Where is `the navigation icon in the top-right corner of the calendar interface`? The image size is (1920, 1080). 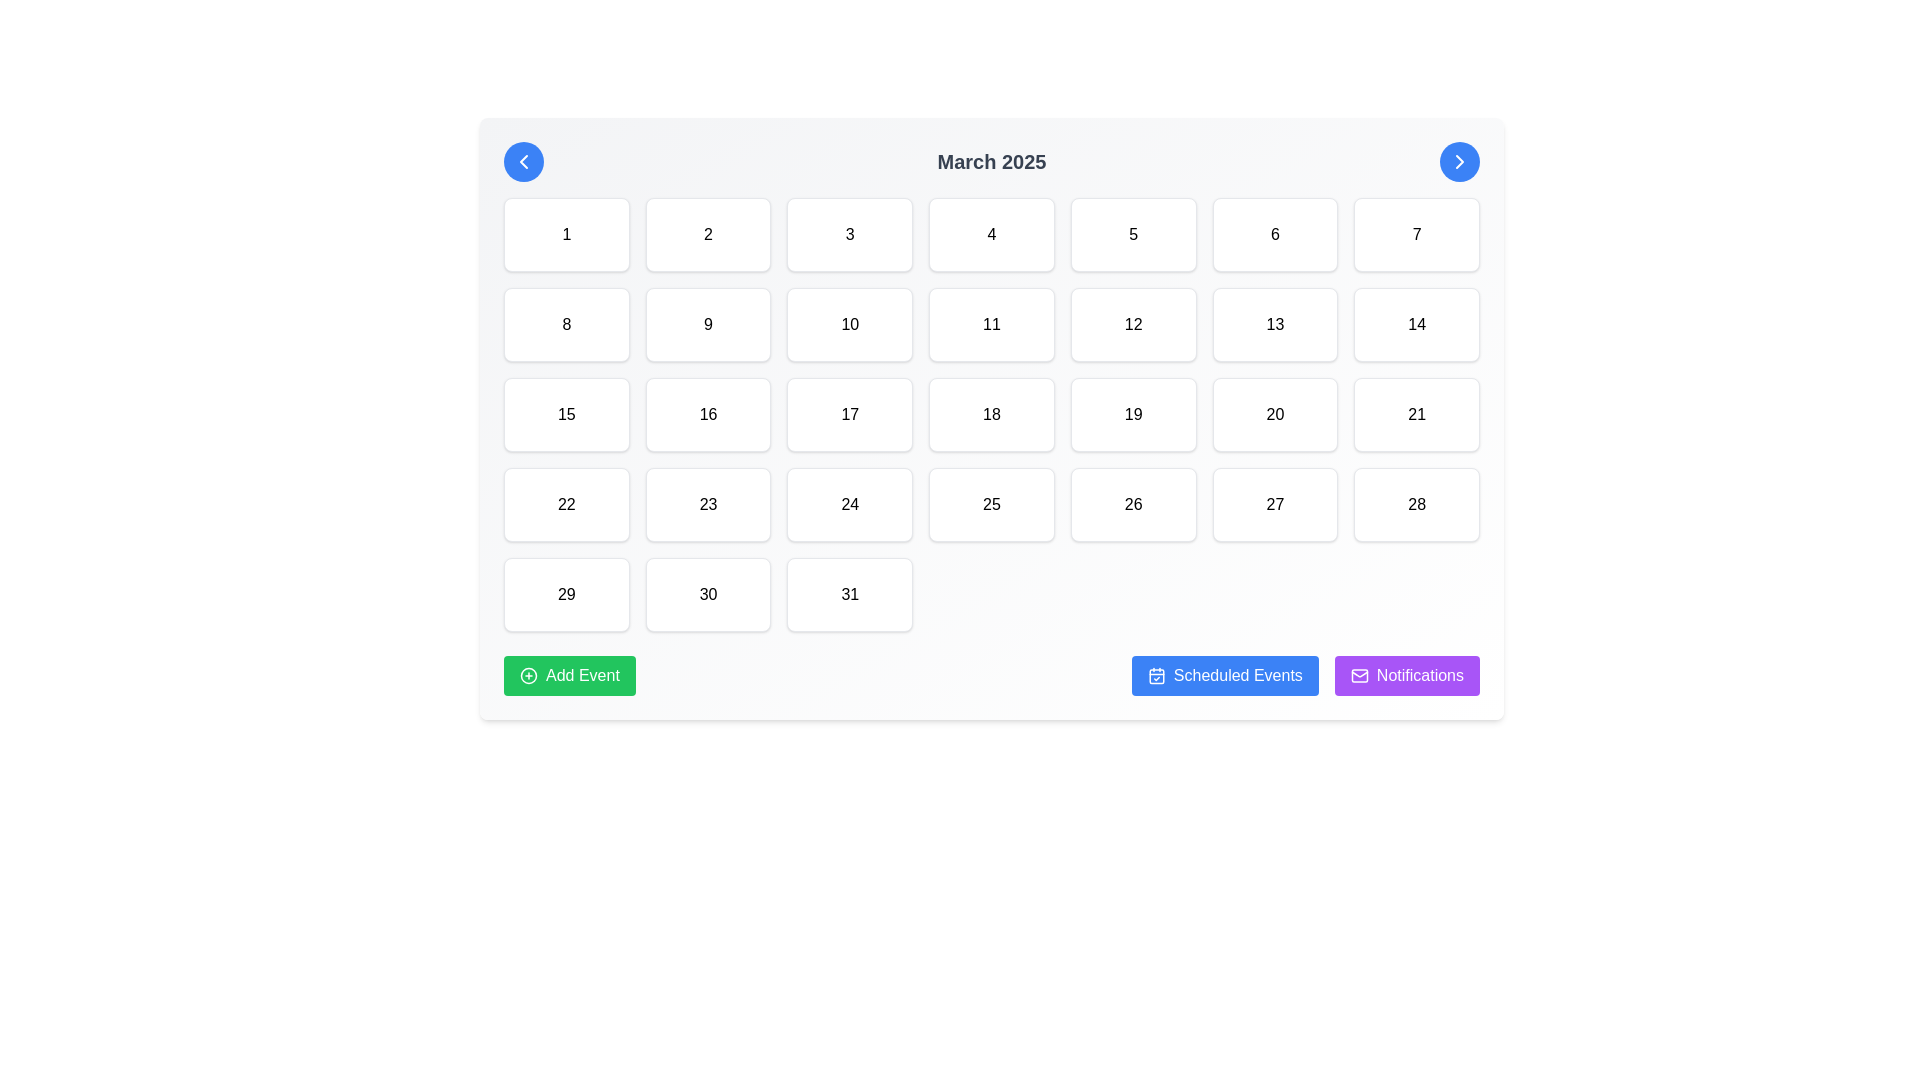
the navigation icon in the top-right corner of the calendar interface is located at coordinates (1459, 161).